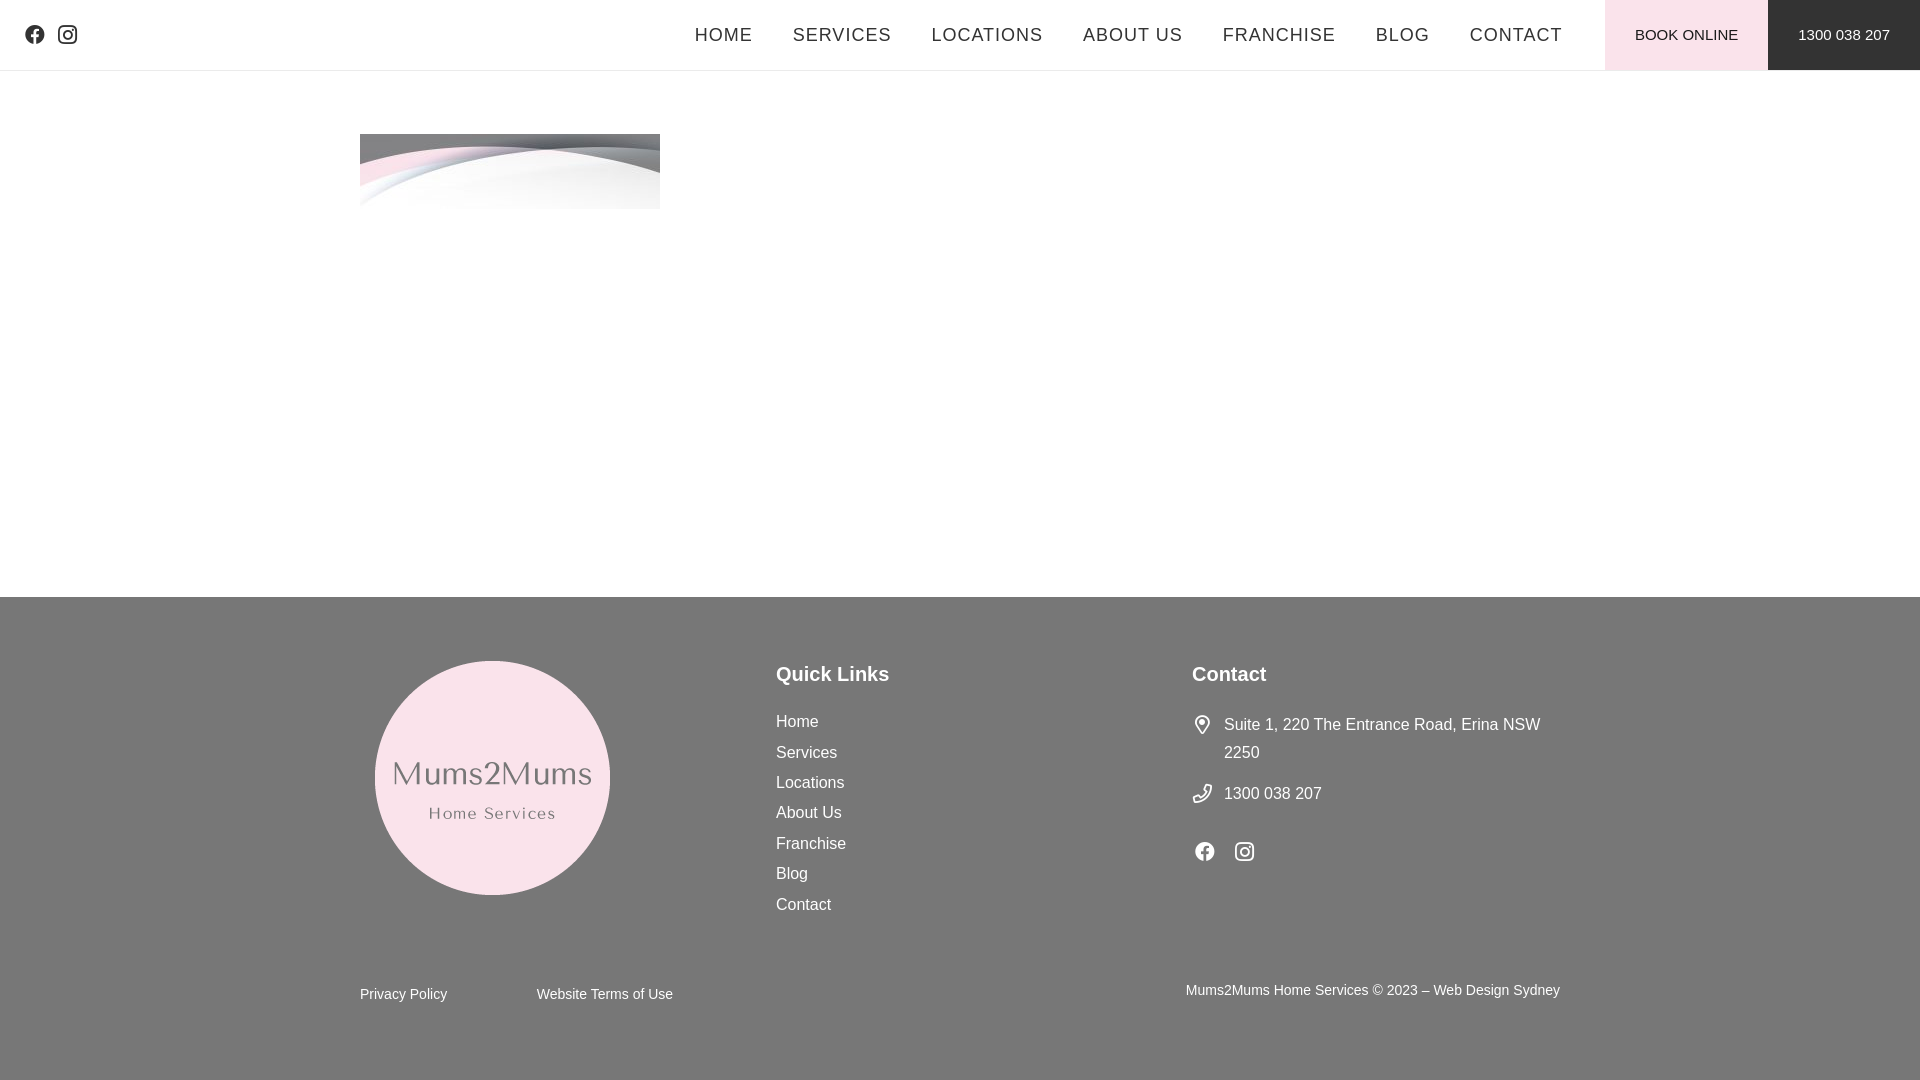  What do you see at coordinates (806, 752) in the screenshot?
I see `'Services'` at bounding box center [806, 752].